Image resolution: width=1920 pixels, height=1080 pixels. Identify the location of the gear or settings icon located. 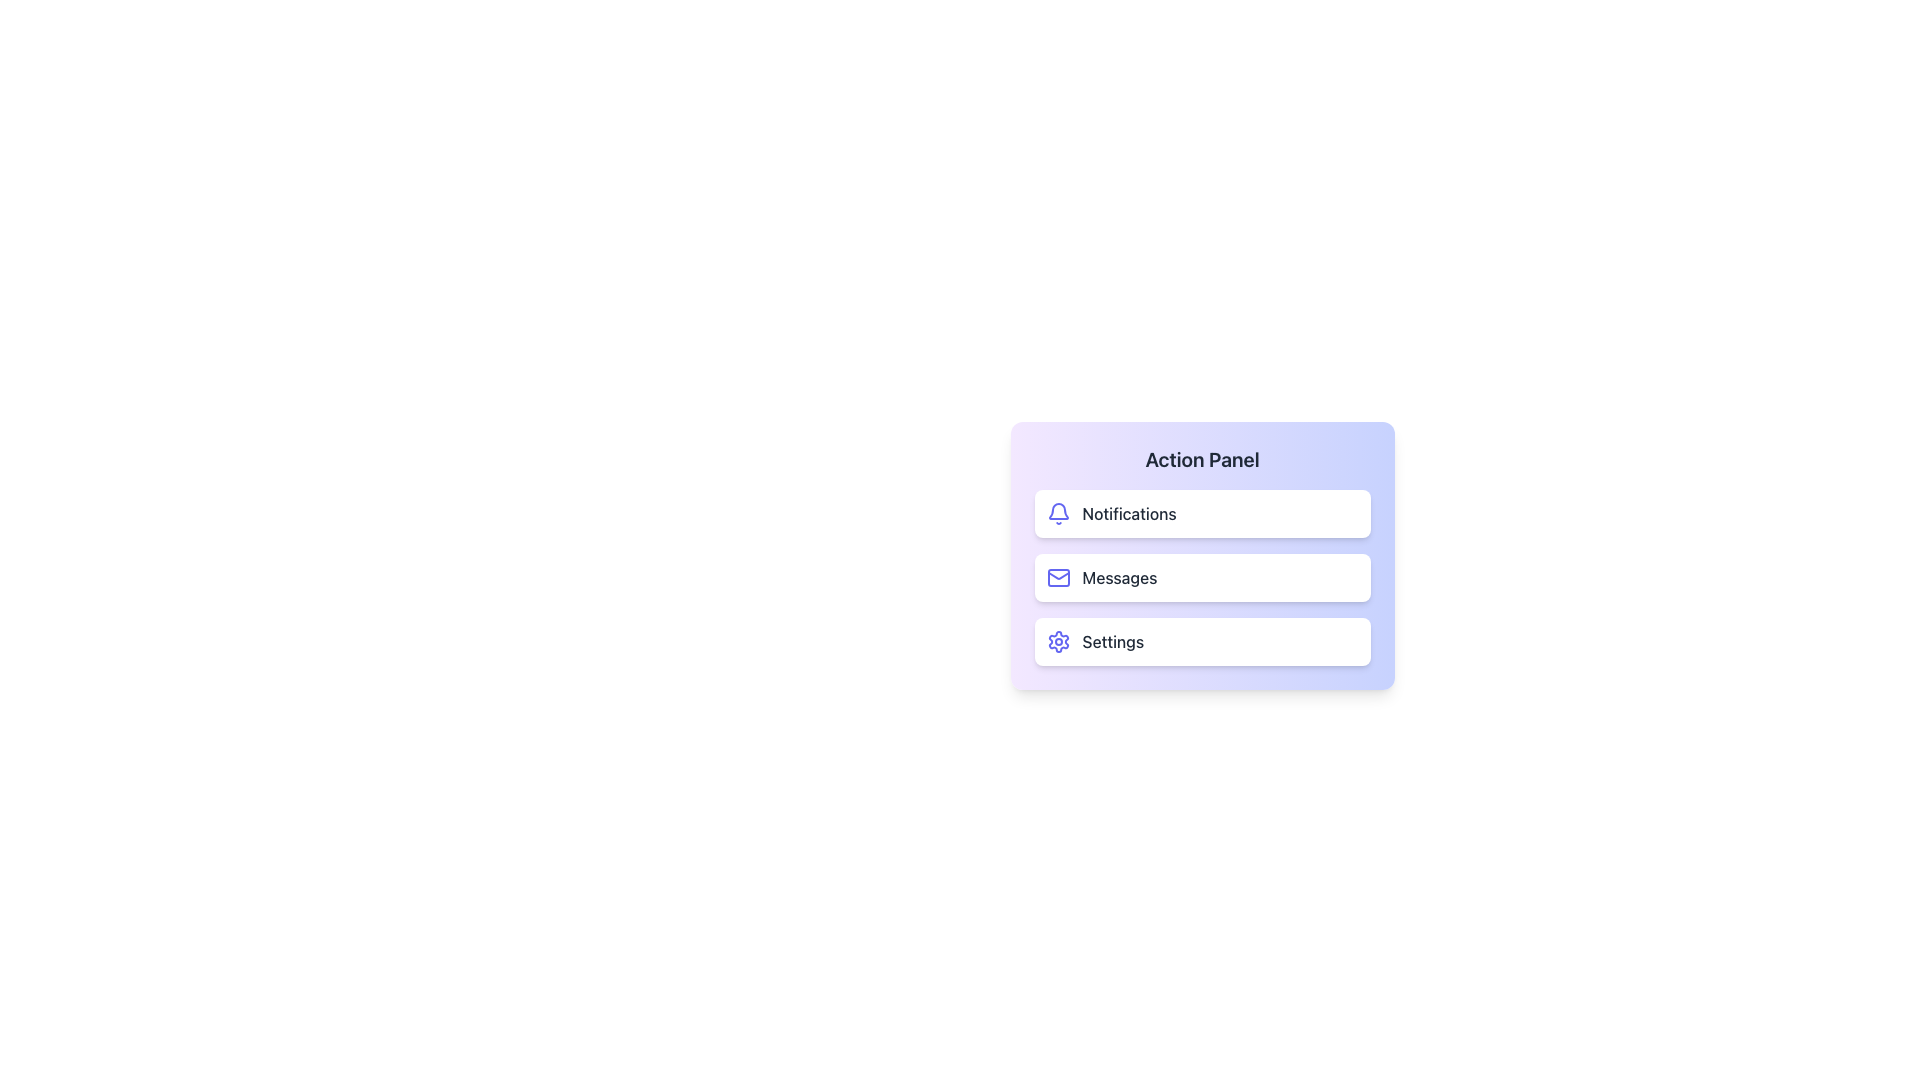
(1057, 641).